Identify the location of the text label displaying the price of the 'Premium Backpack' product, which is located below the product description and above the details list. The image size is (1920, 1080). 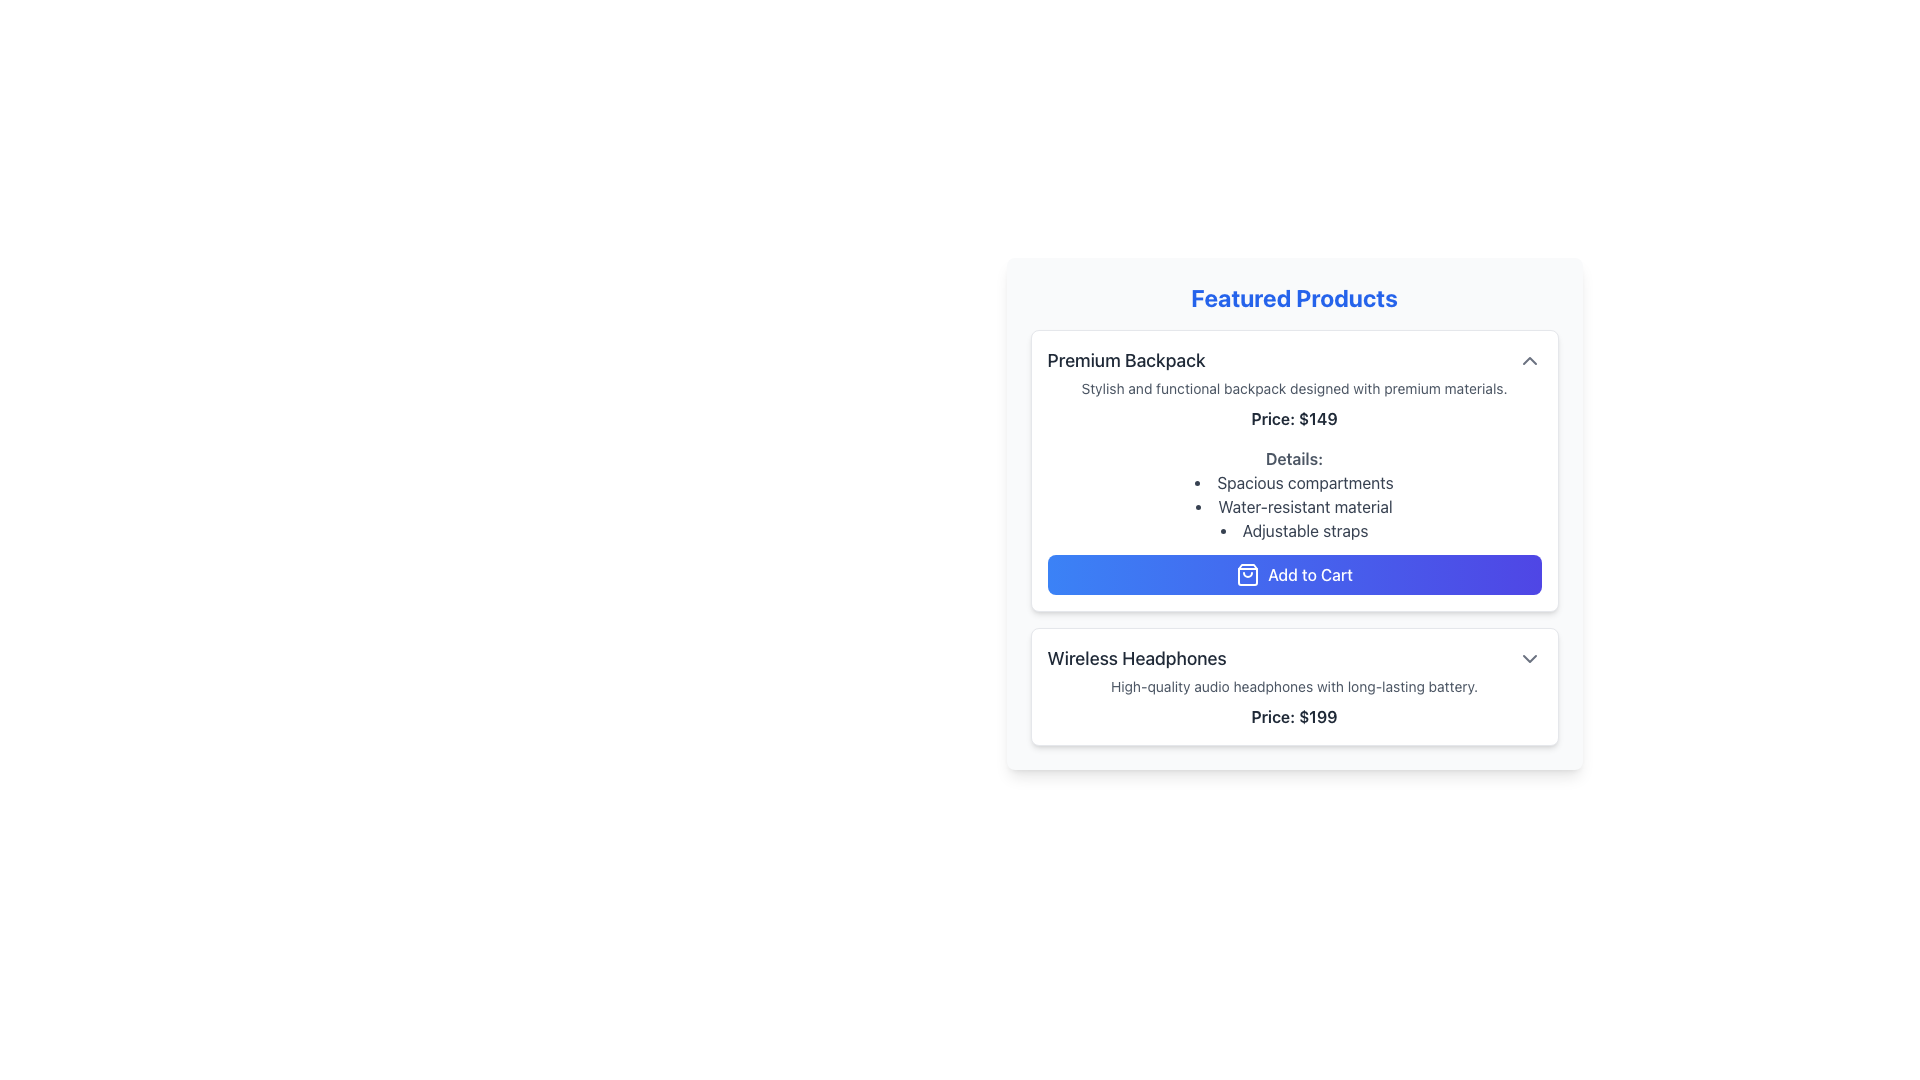
(1294, 418).